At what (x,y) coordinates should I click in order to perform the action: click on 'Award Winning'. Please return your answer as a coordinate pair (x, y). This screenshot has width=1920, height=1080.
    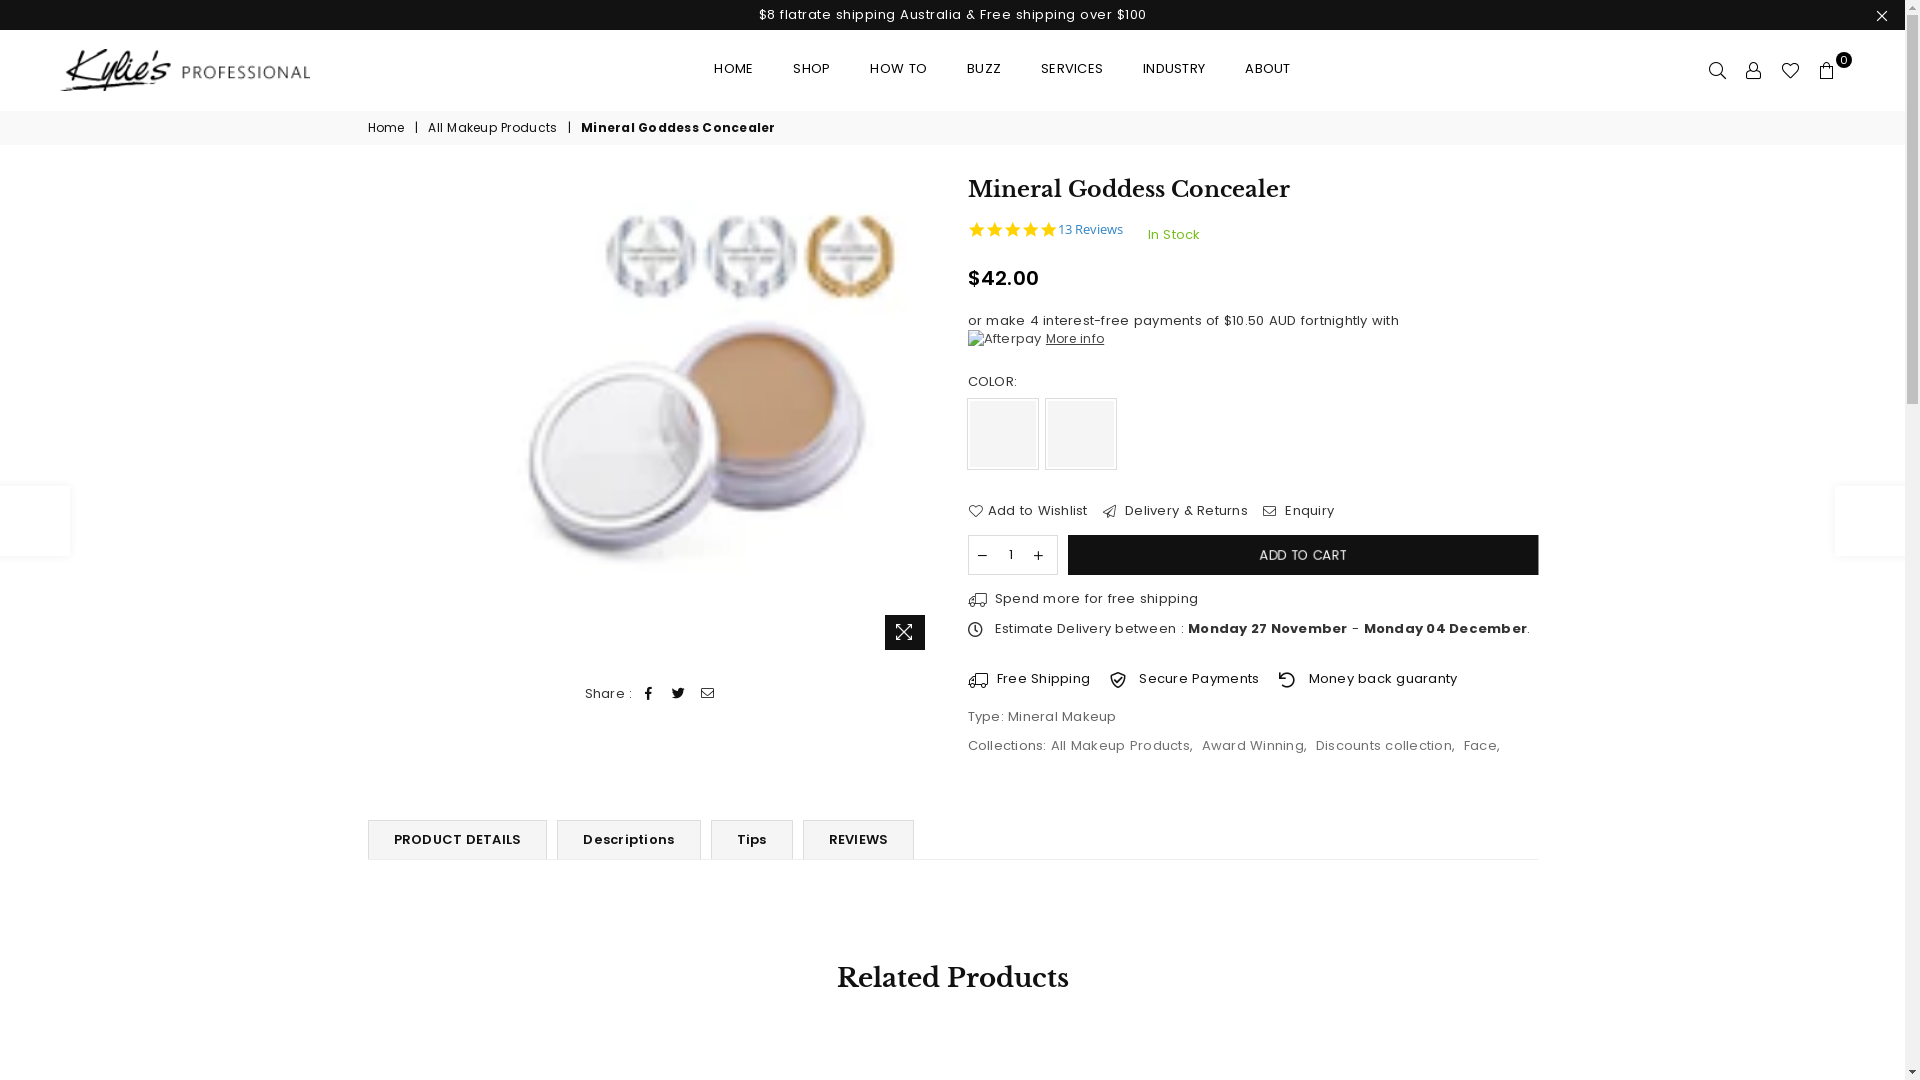
    Looking at the image, I should click on (1251, 745).